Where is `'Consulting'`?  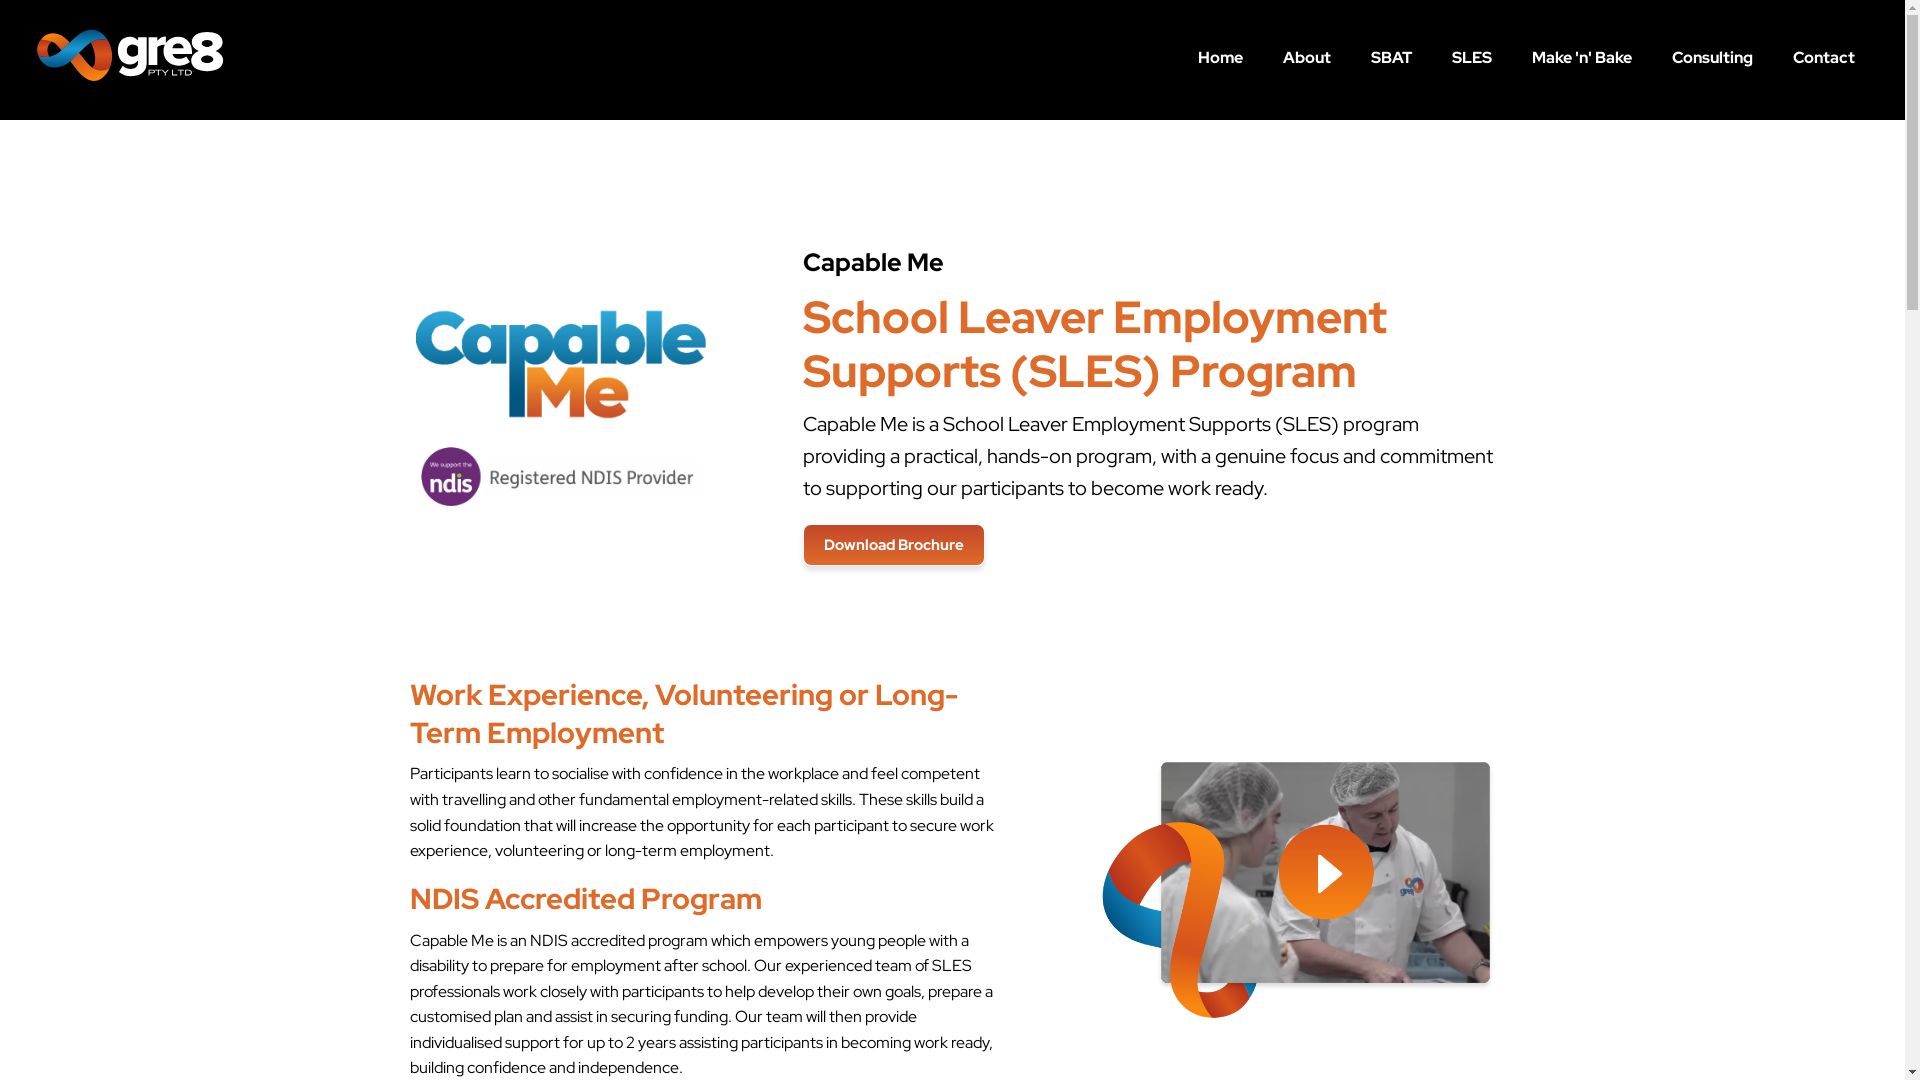 'Consulting' is located at coordinates (1711, 56).